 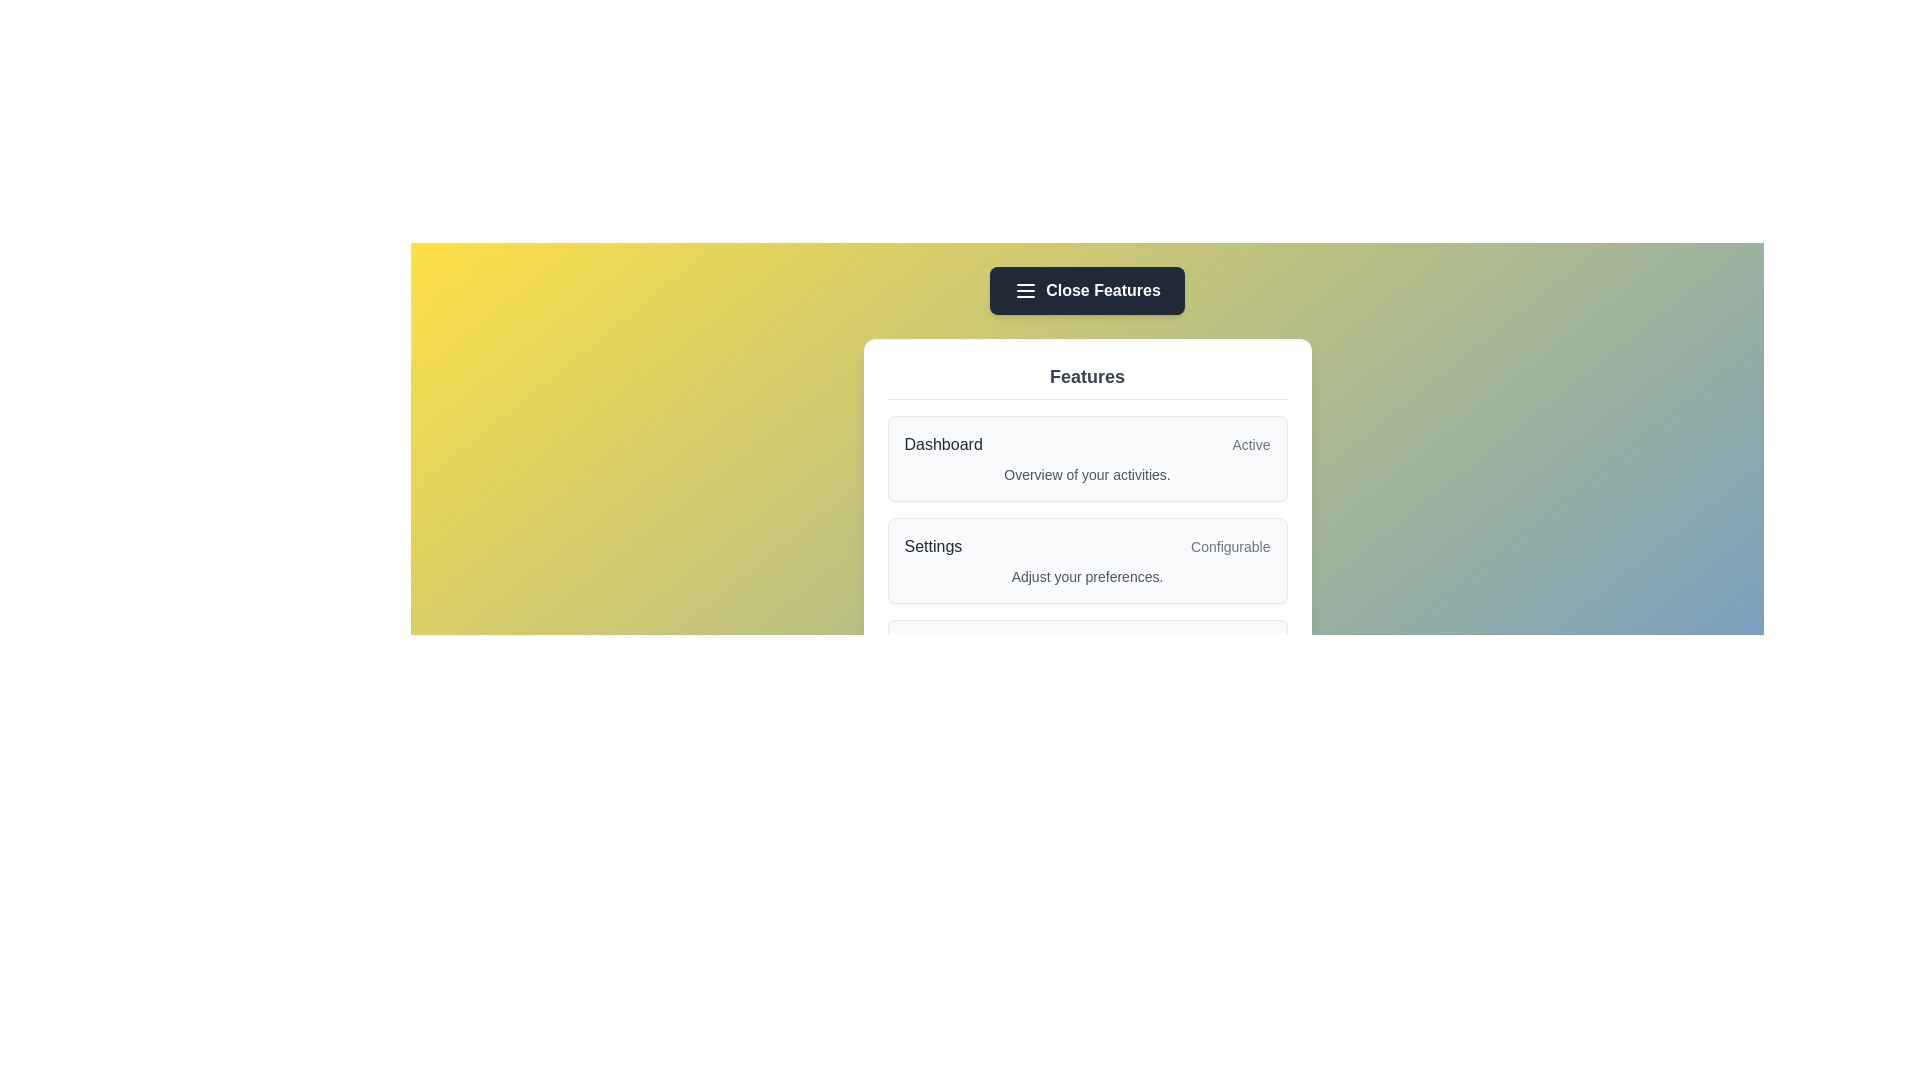 What do you see at coordinates (1229, 547) in the screenshot?
I see `the status indicator text label located in the 'Settings' section, positioned to the right of the bold label 'Settings'` at bounding box center [1229, 547].